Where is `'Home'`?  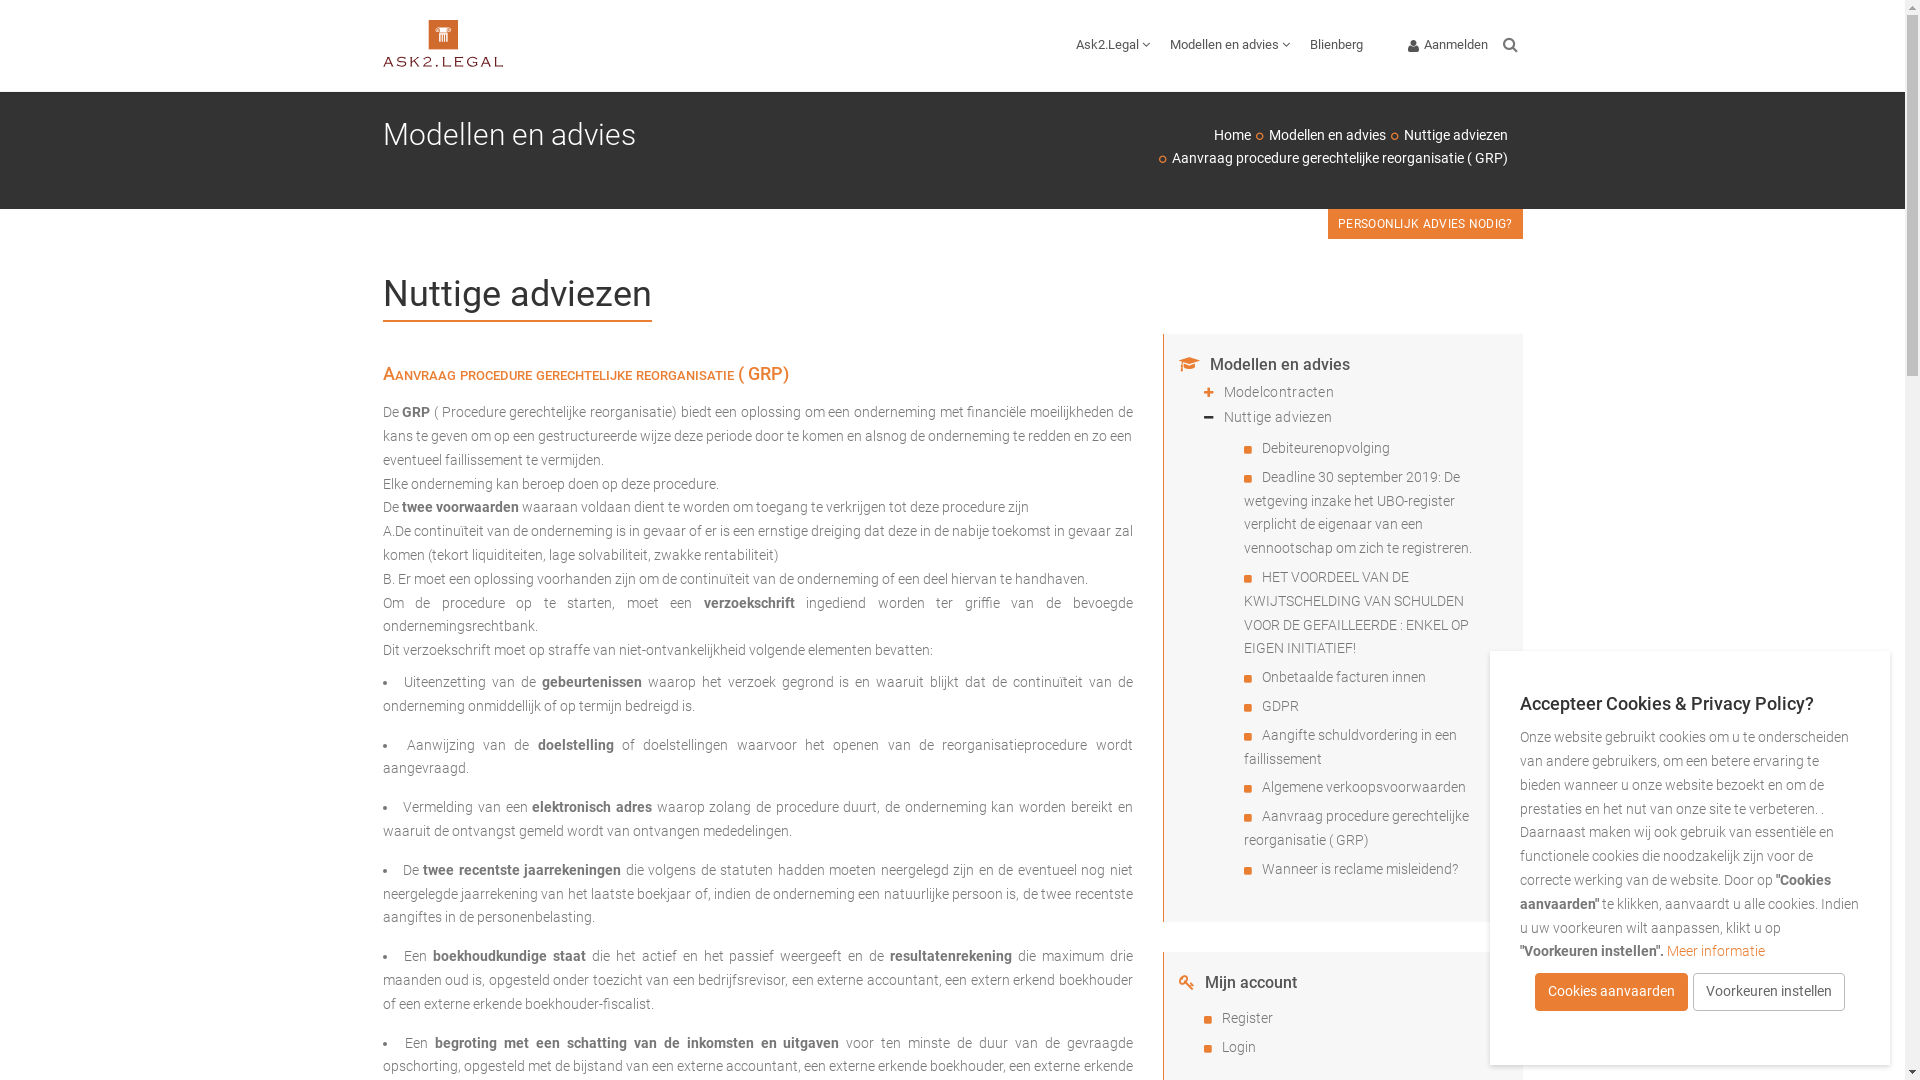 'Home' is located at coordinates (1231, 135).